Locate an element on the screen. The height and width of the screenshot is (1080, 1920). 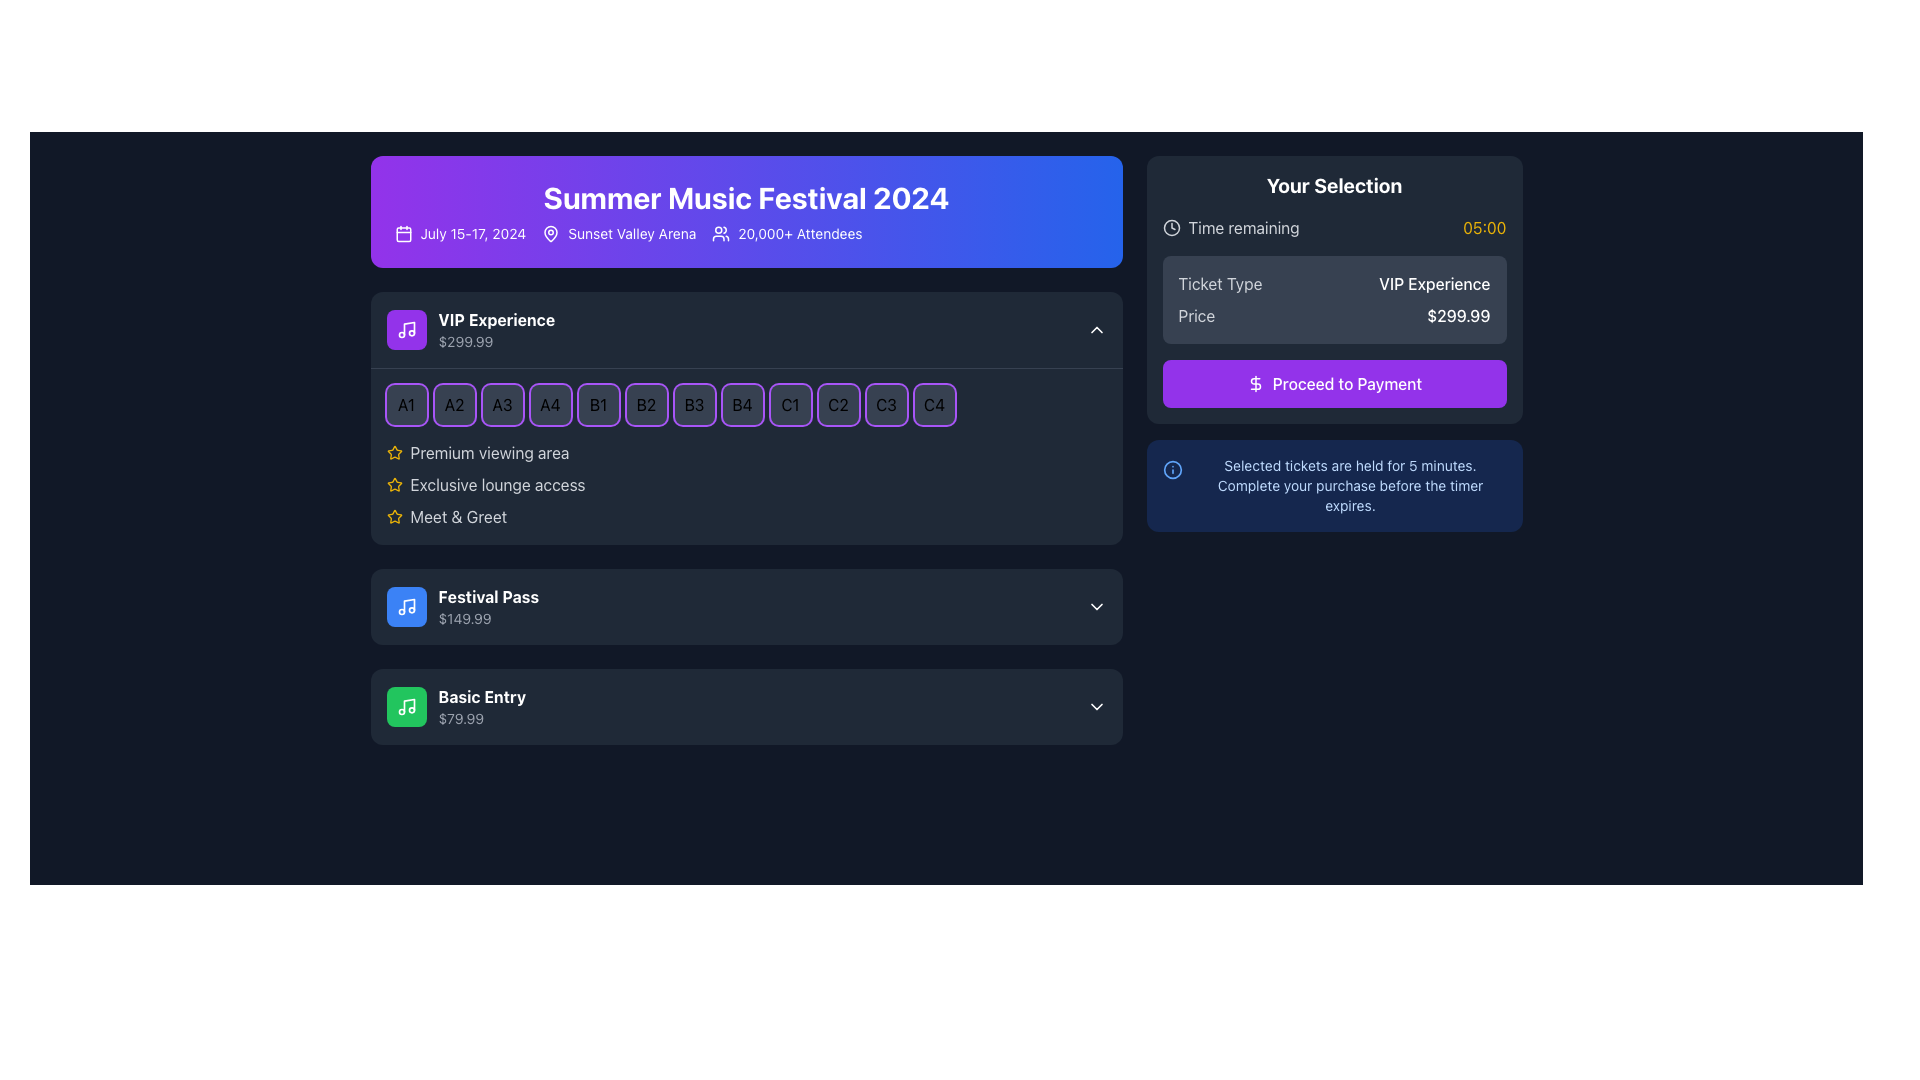
the 'Festival Pass' expandable list item is located at coordinates (745, 605).